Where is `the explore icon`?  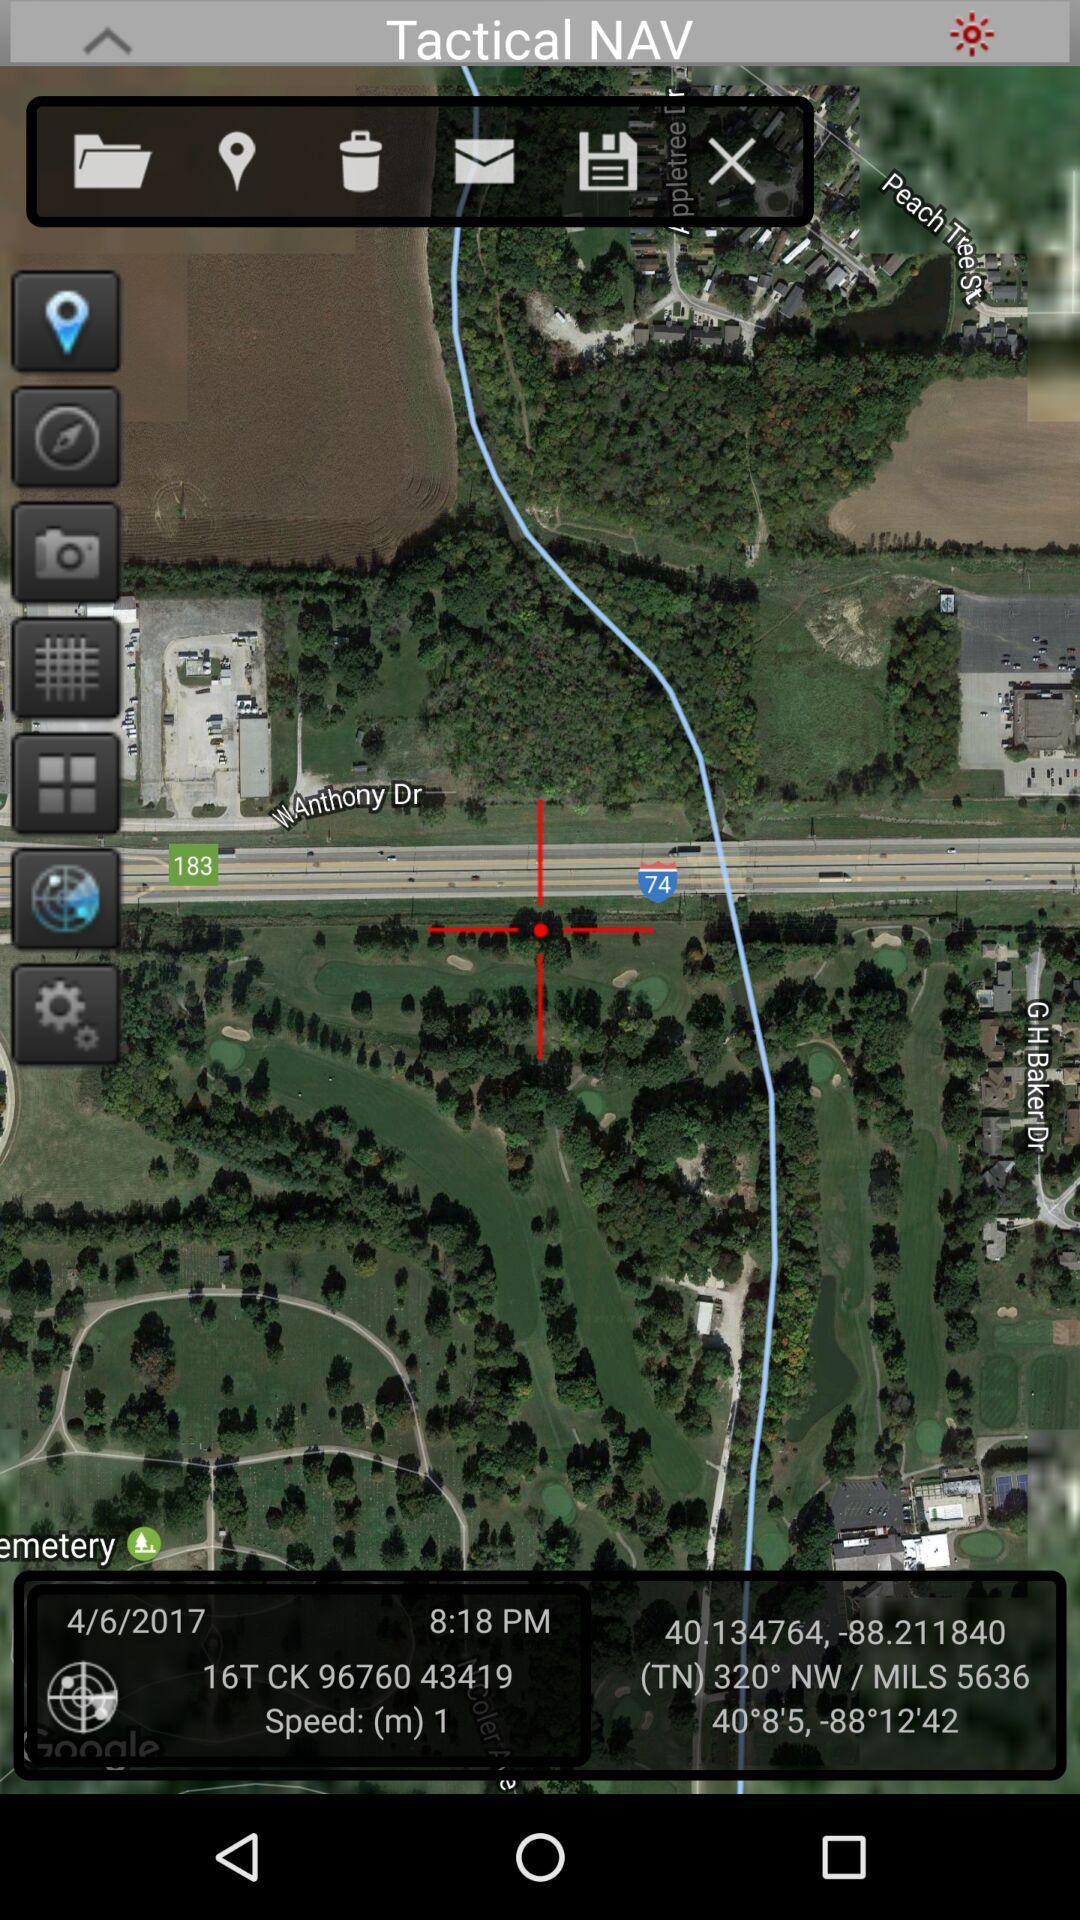 the explore icon is located at coordinates (58, 466).